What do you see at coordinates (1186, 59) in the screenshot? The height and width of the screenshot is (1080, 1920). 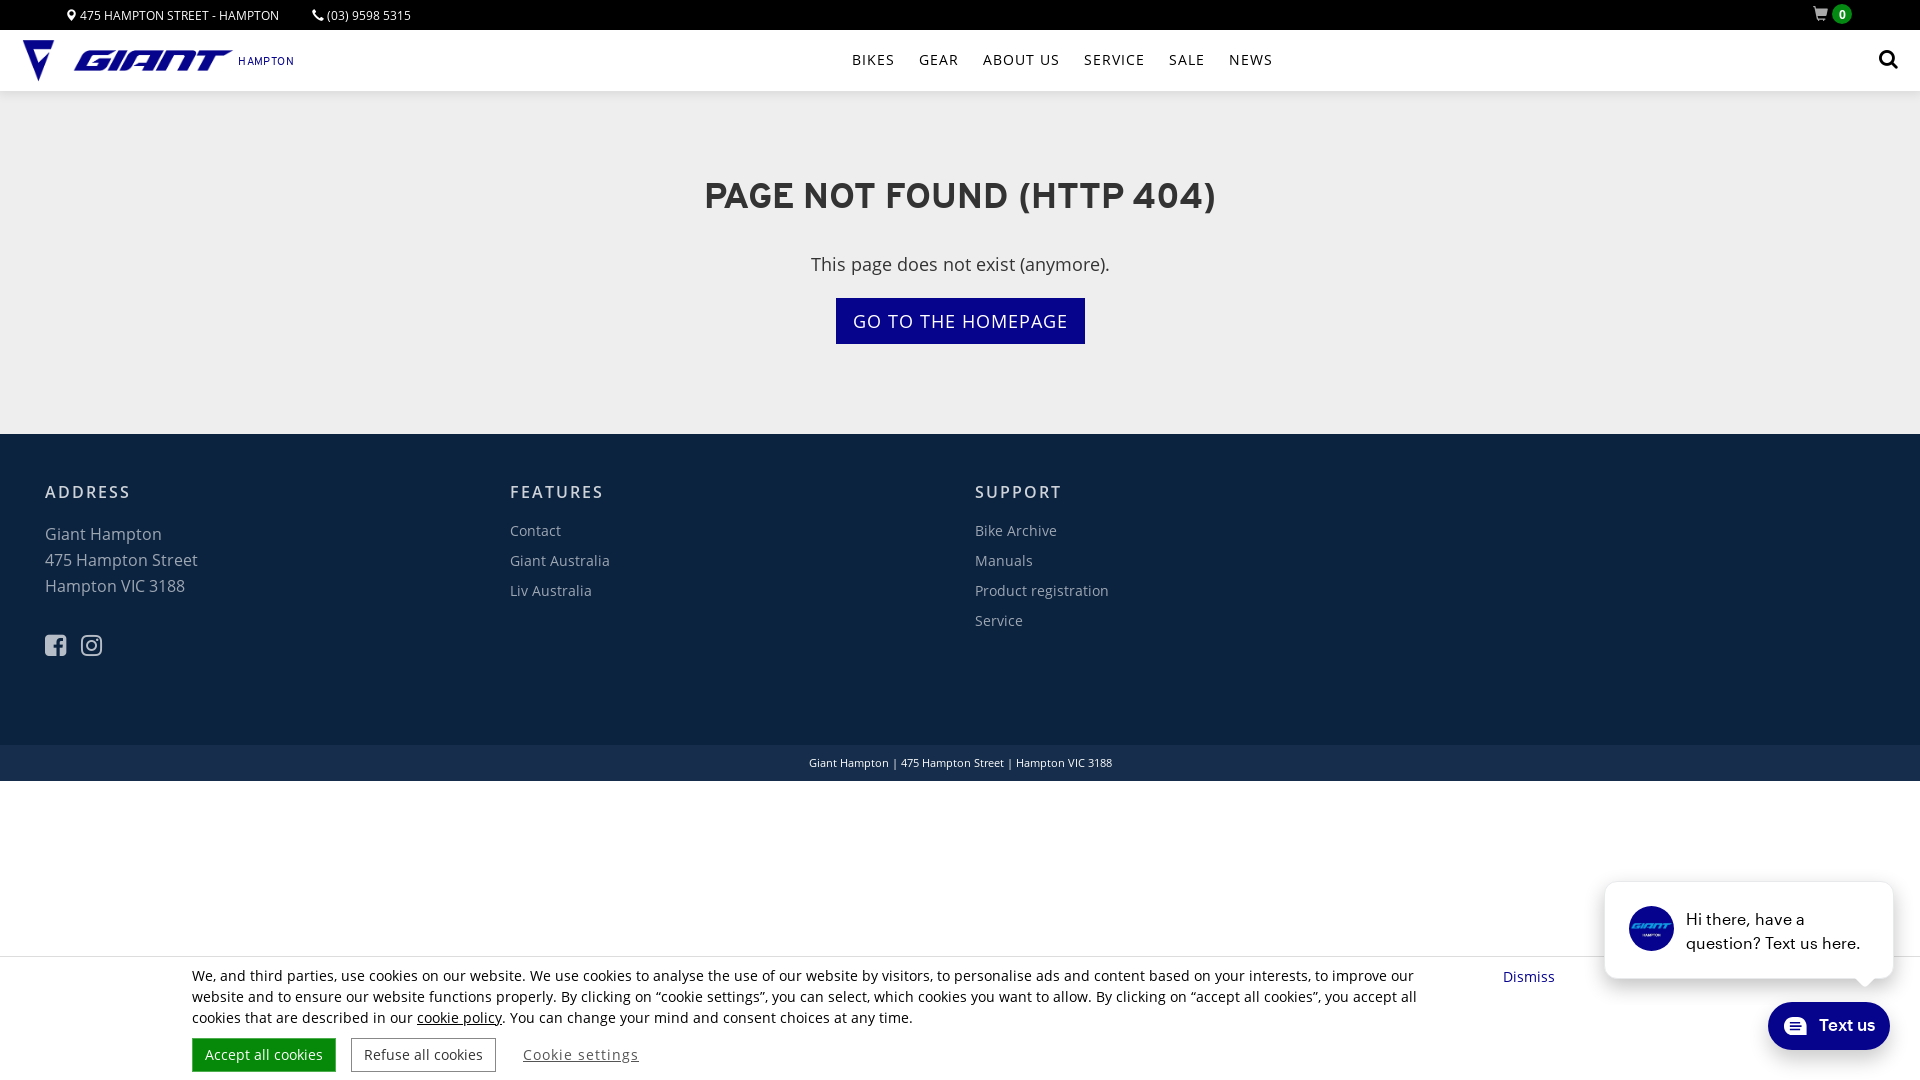 I see `'SALE'` at bounding box center [1186, 59].